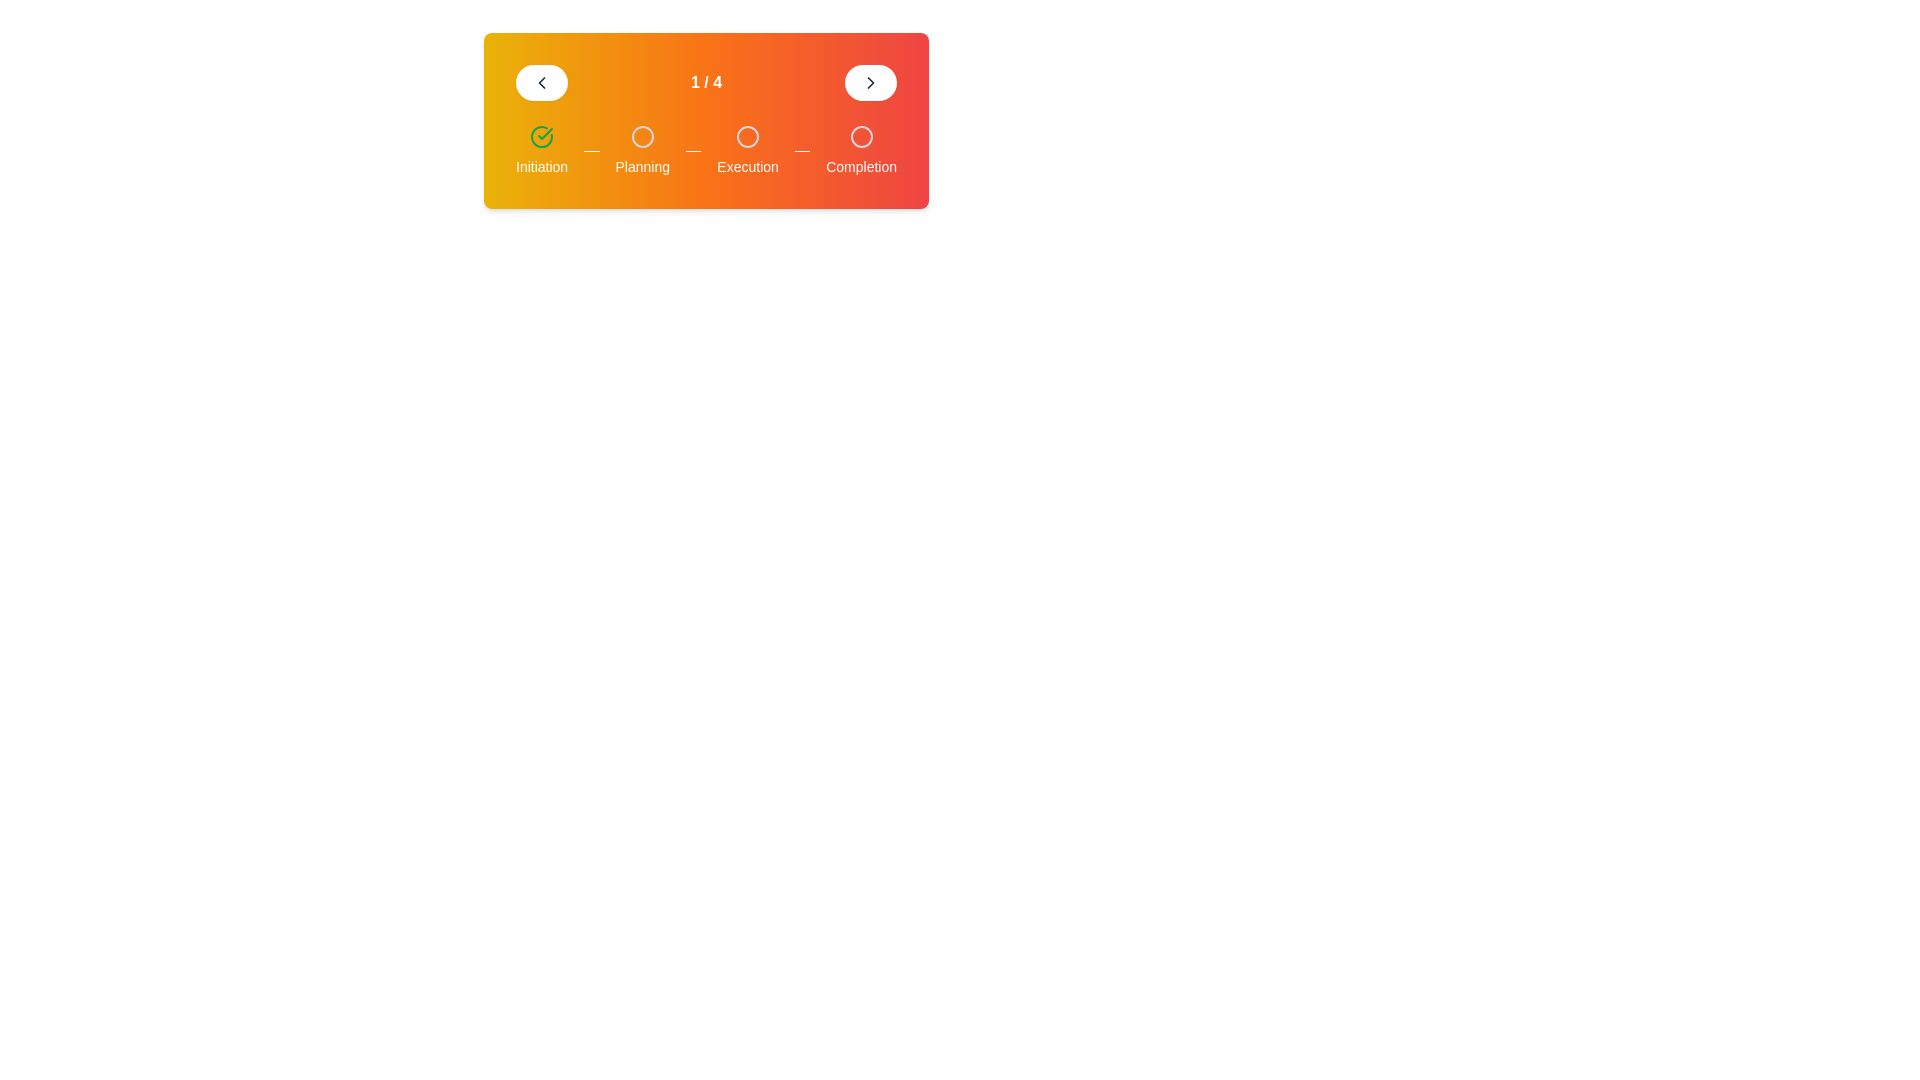 The height and width of the screenshot is (1080, 1920). I want to click on the 'Execution' text label in the step progression bar, which is the third item between 'Planning' and 'Completion', so click(747, 165).